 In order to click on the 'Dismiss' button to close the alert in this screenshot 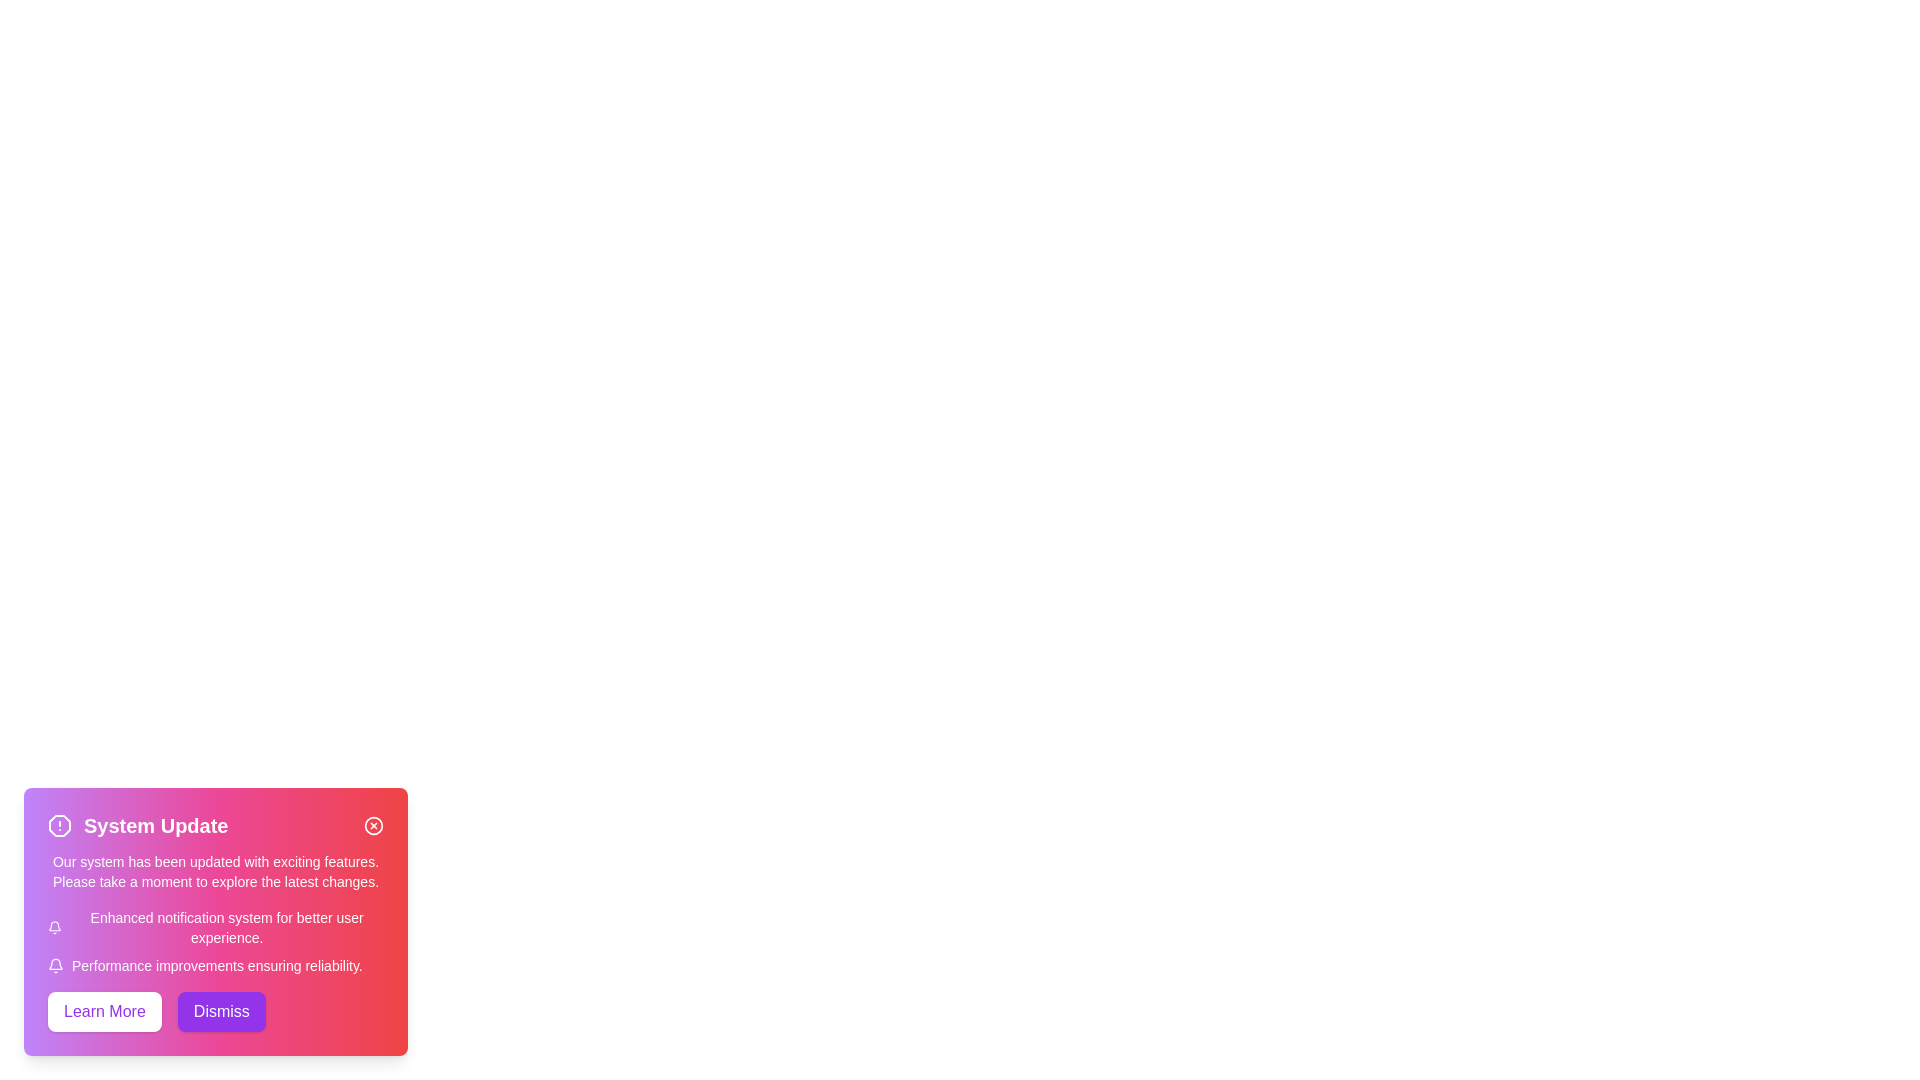, I will do `click(221, 1011)`.